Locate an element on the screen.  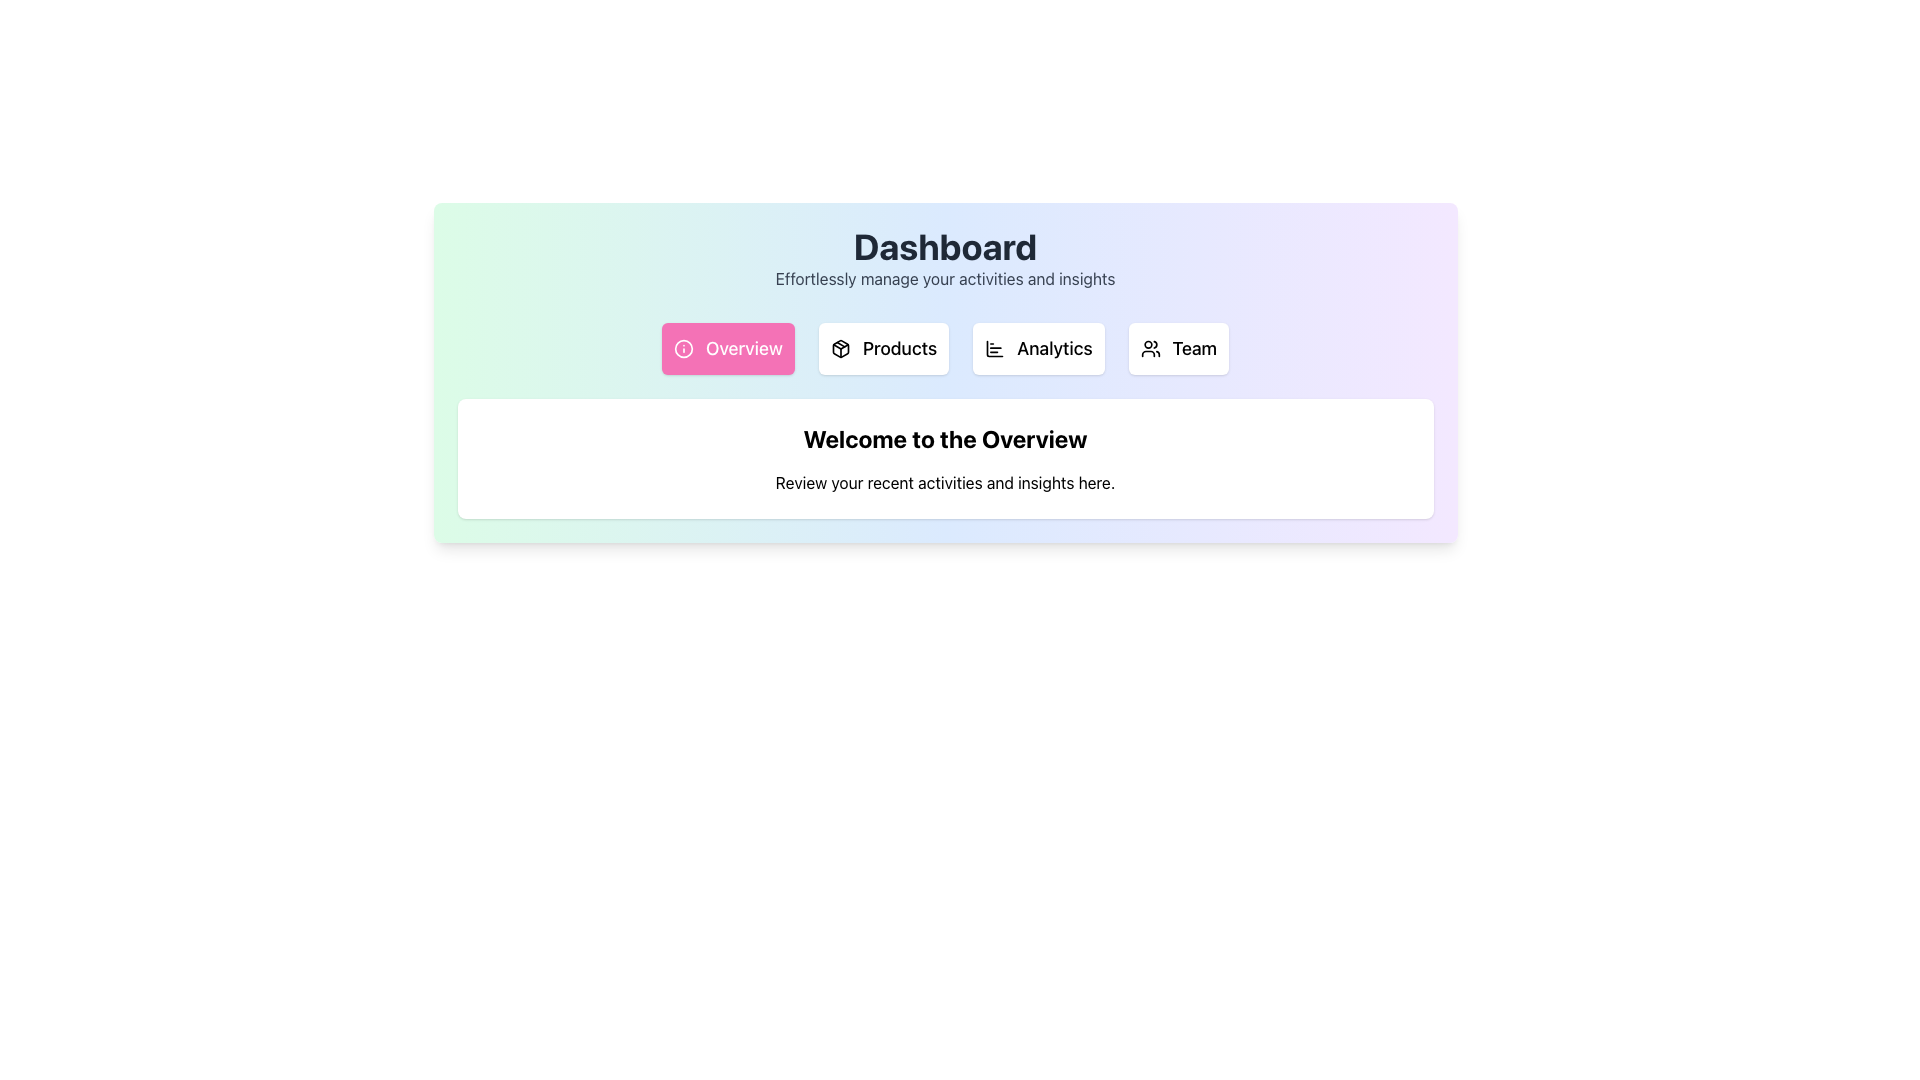
the 'Products' button, which is styled with a white background and black text is located at coordinates (882, 347).